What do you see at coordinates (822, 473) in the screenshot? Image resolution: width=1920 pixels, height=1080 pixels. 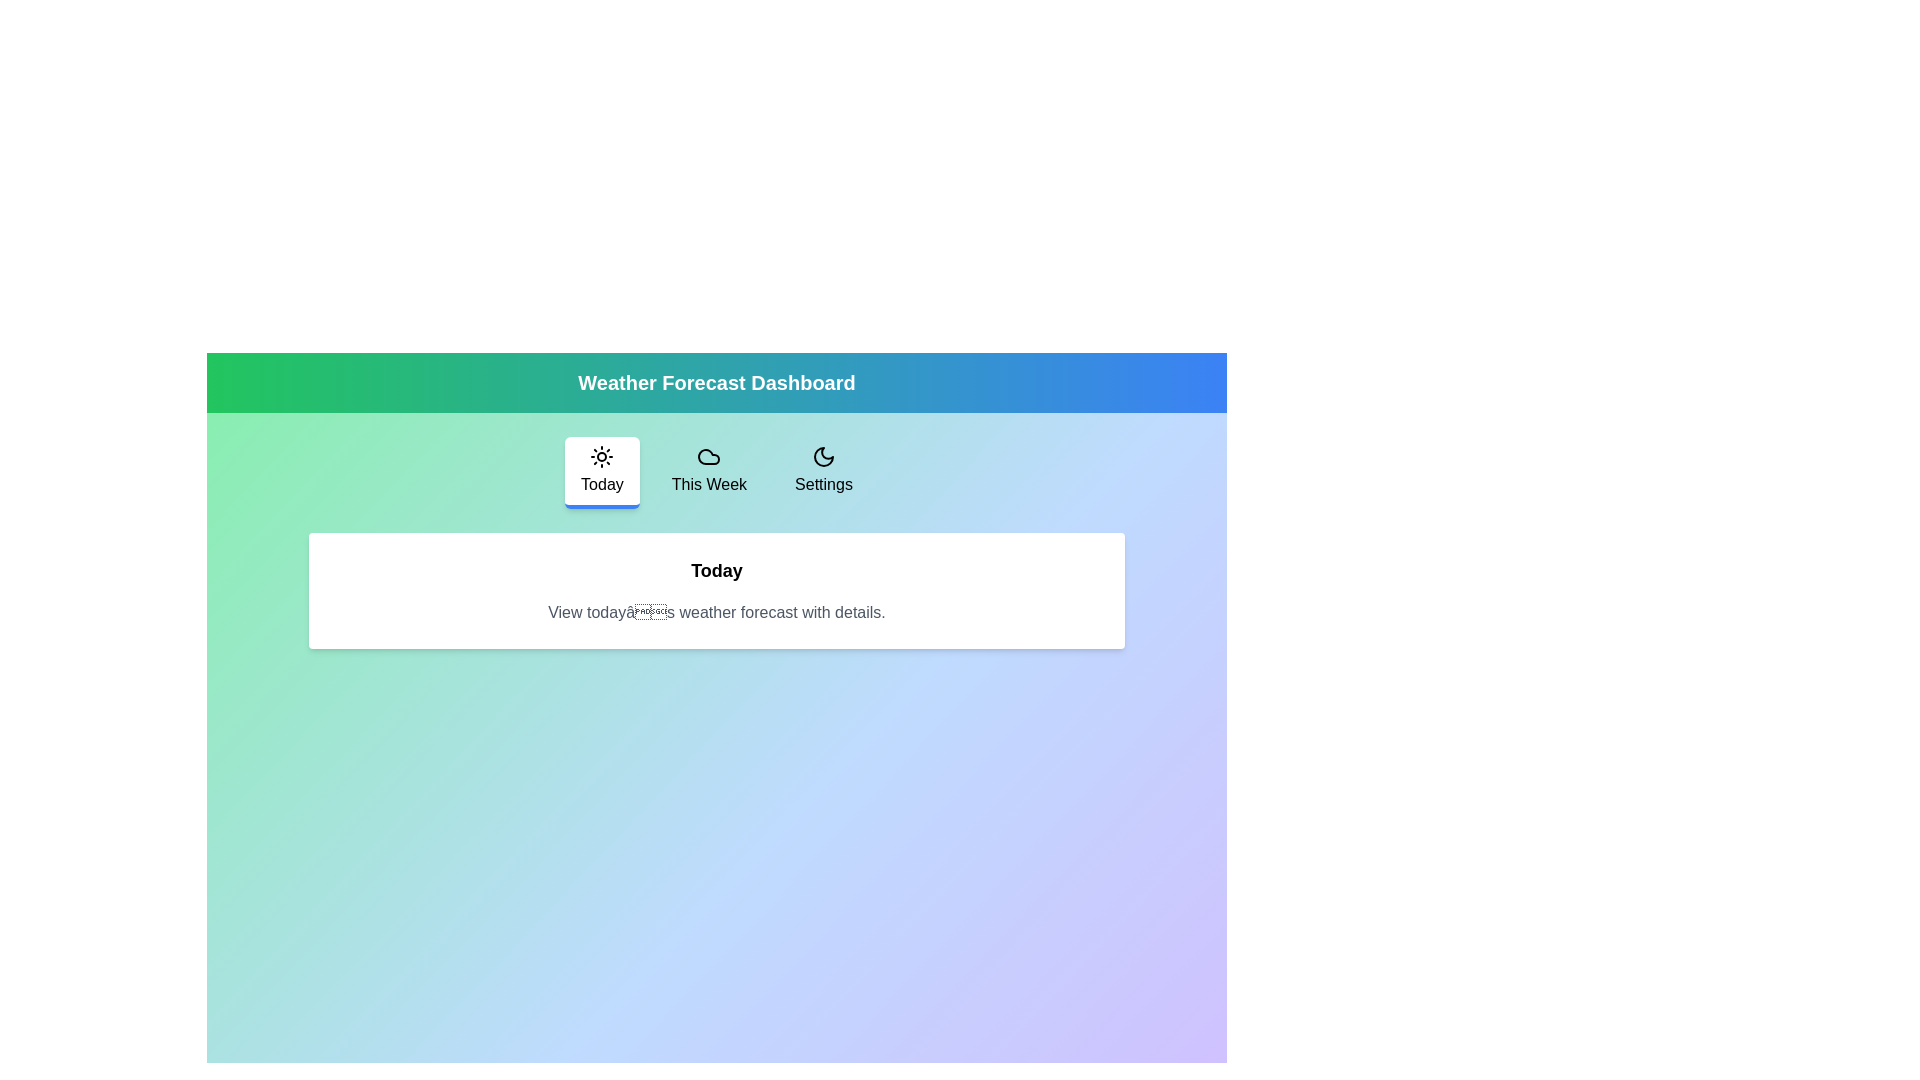 I see `the tab labeled Settings to navigate to it` at bounding box center [822, 473].